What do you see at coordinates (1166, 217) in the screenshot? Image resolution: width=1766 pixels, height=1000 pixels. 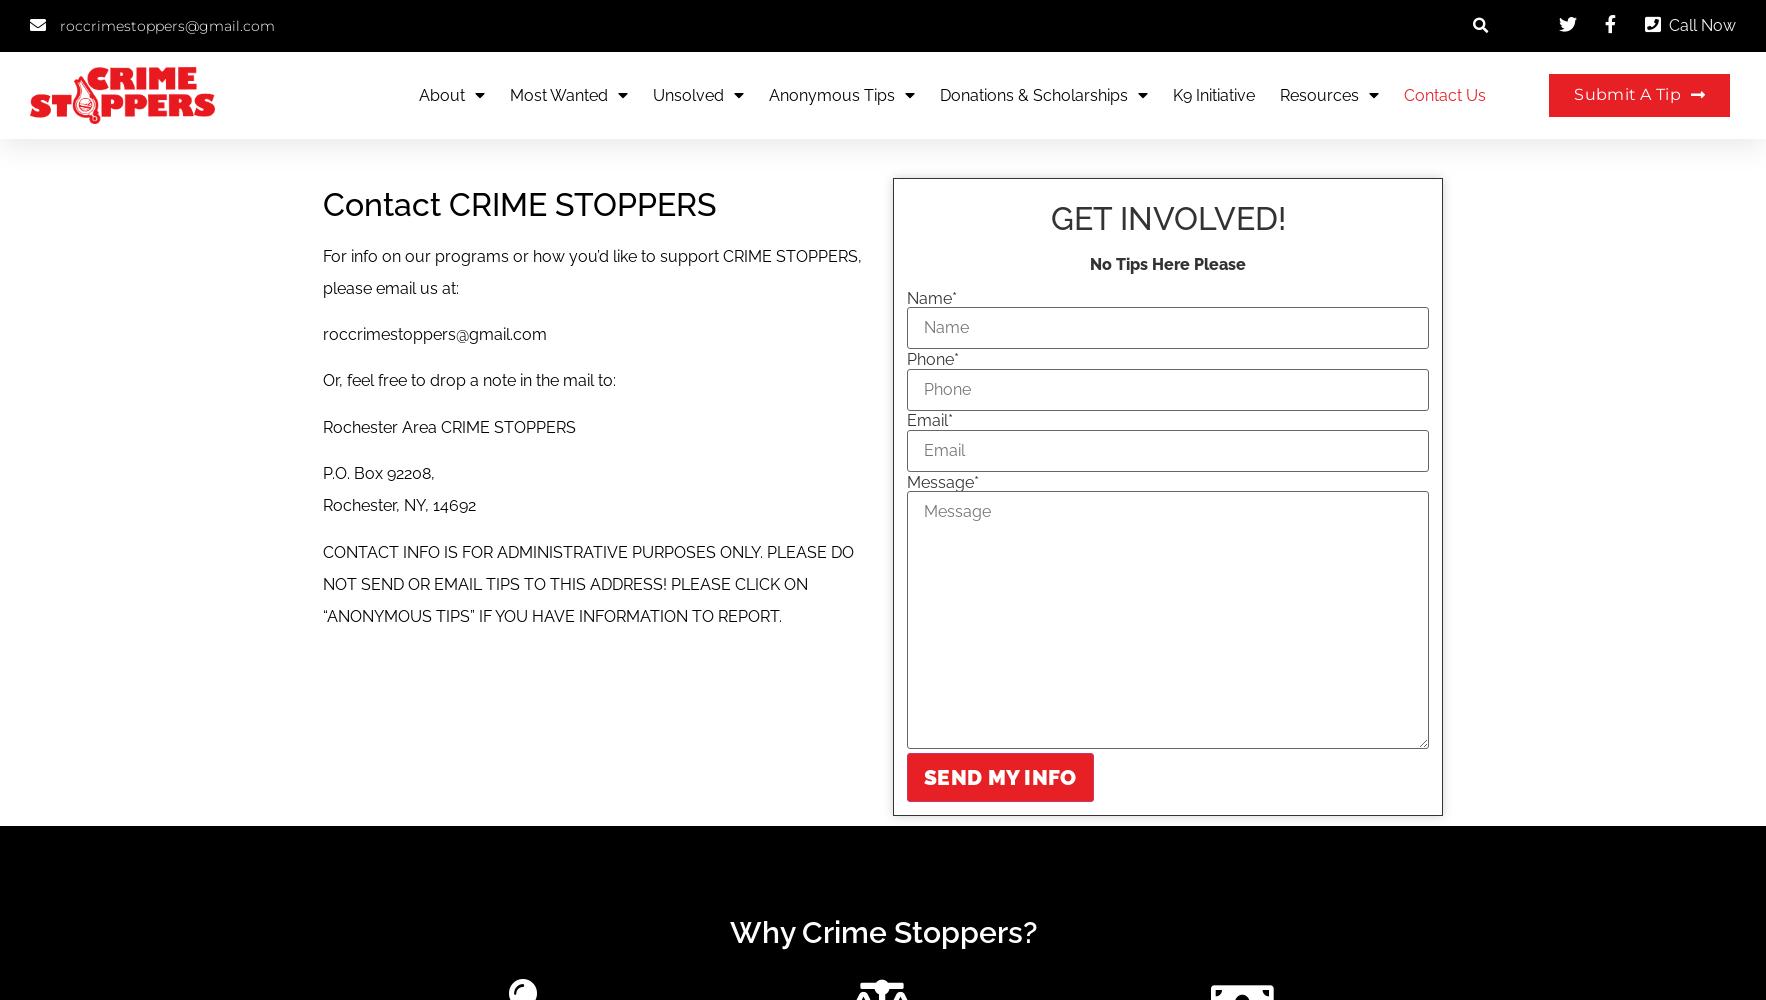 I see `'GET INVOLVED!'` at bounding box center [1166, 217].